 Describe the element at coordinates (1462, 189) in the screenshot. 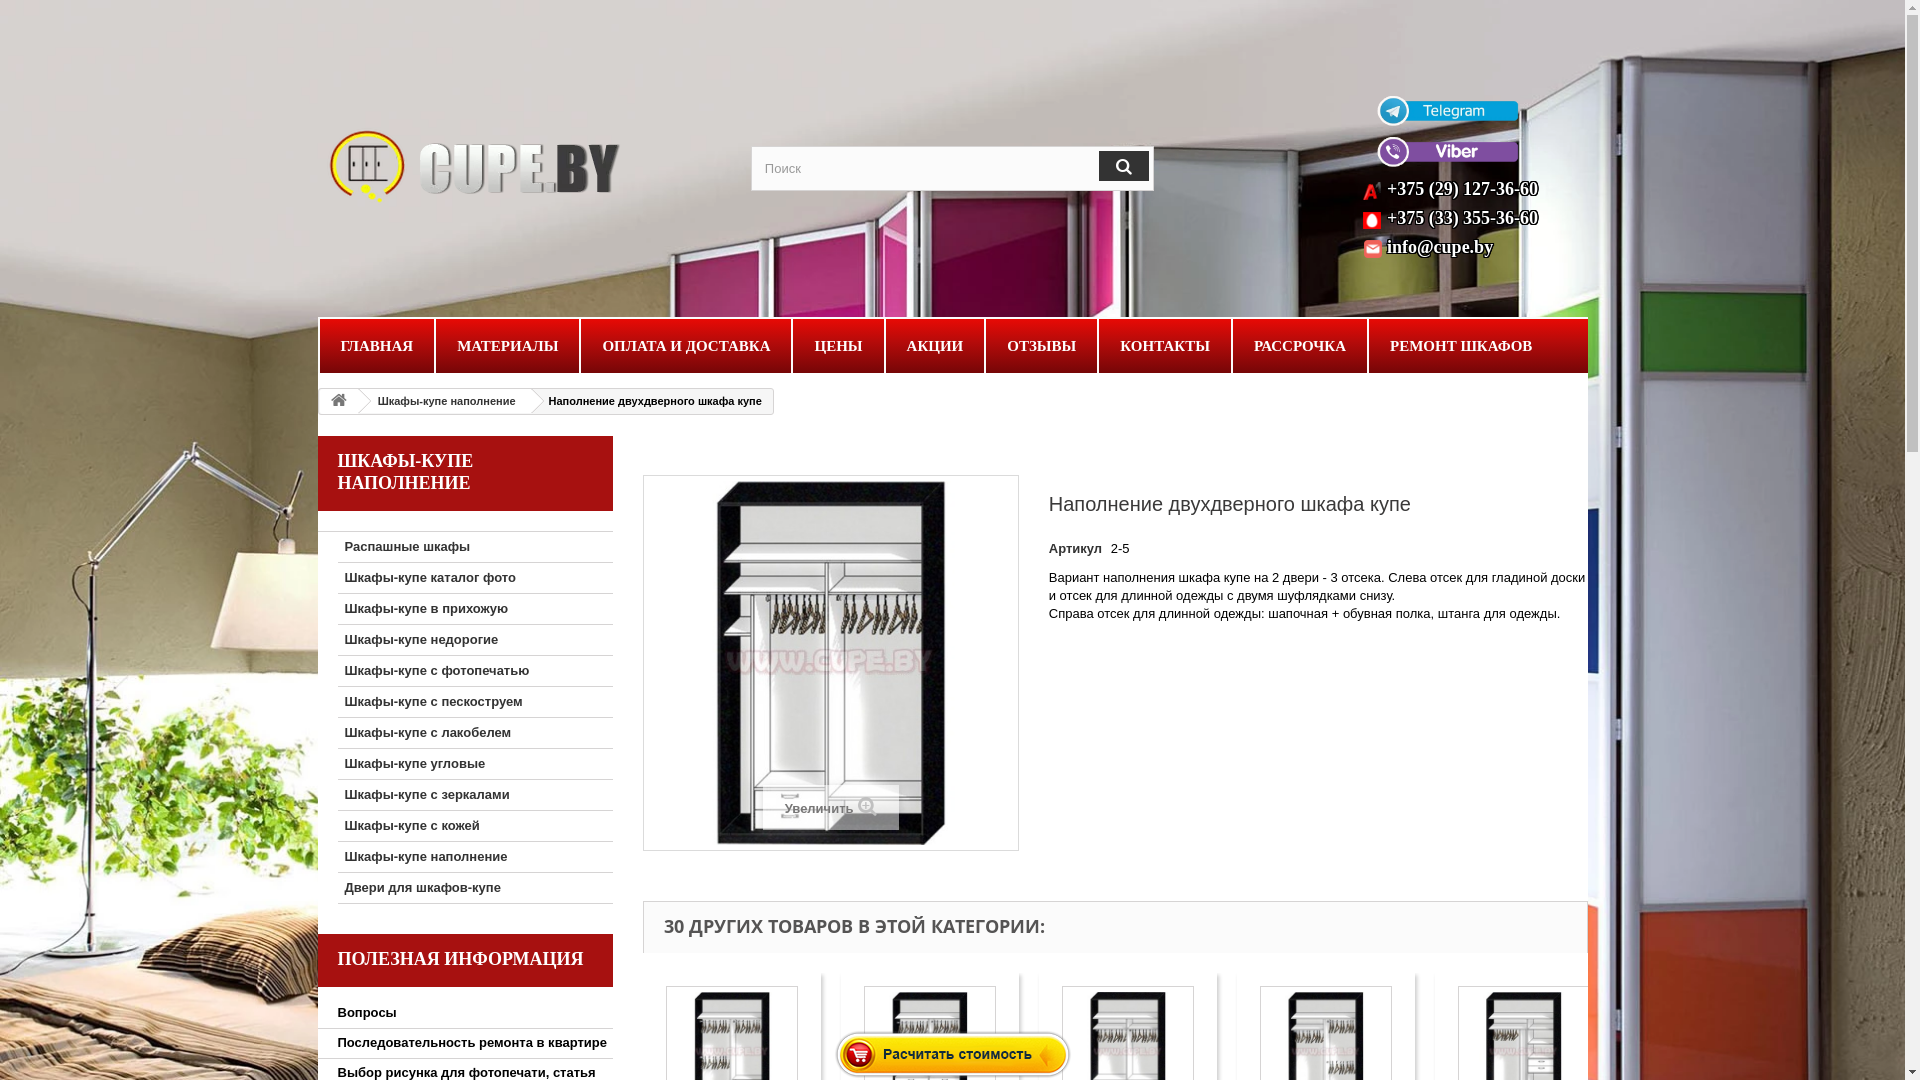

I see `'+375 (29) 127-36-60'` at that location.